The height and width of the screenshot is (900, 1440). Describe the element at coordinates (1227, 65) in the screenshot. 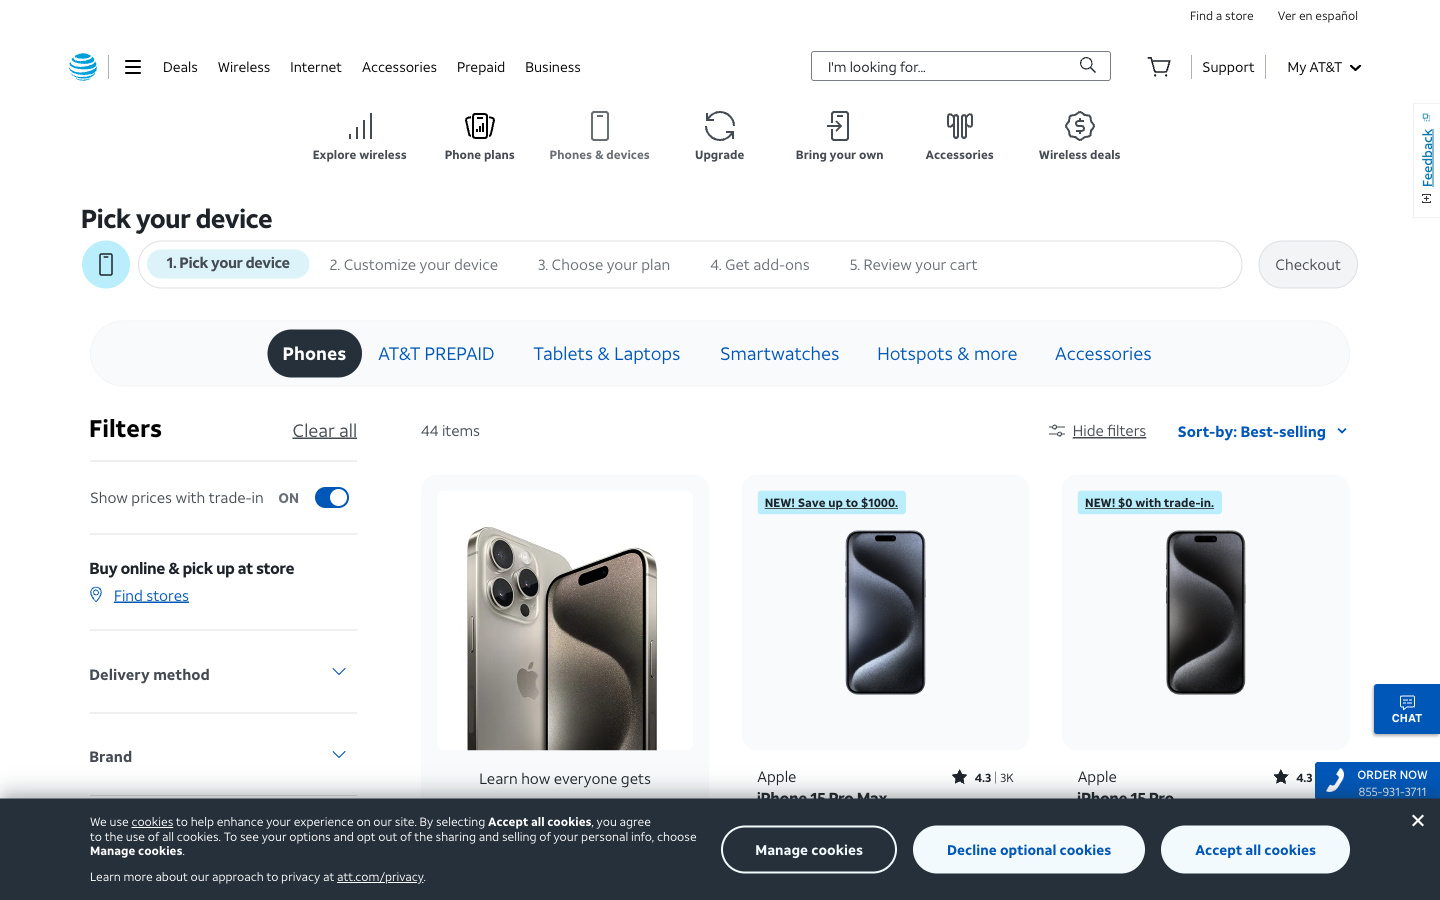

I see `Check the support section` at that location.